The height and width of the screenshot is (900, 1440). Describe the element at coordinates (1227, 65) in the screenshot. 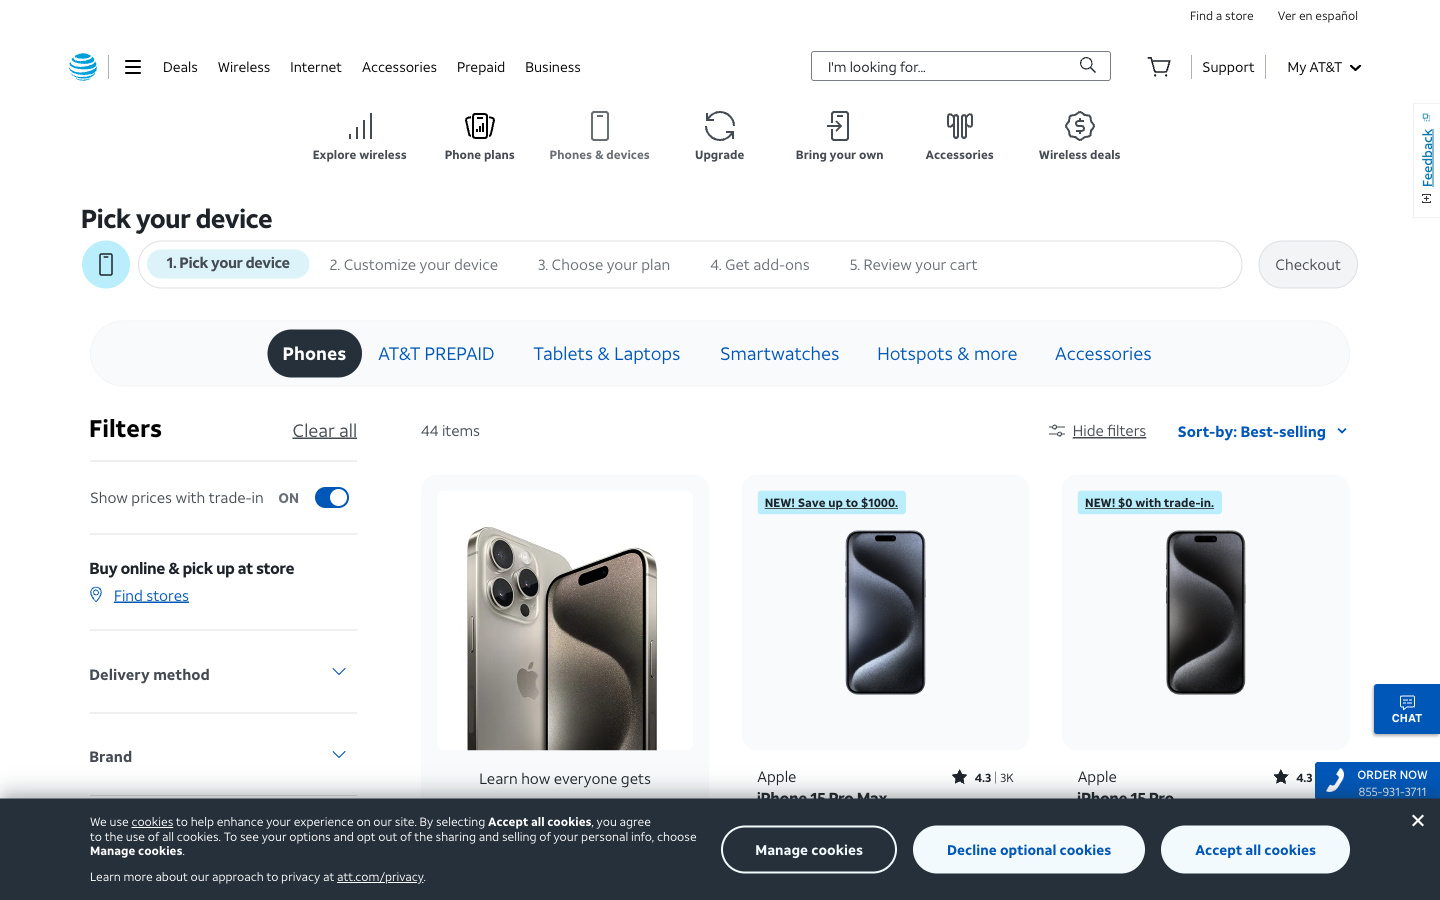

I see `Check the support section` at that location.